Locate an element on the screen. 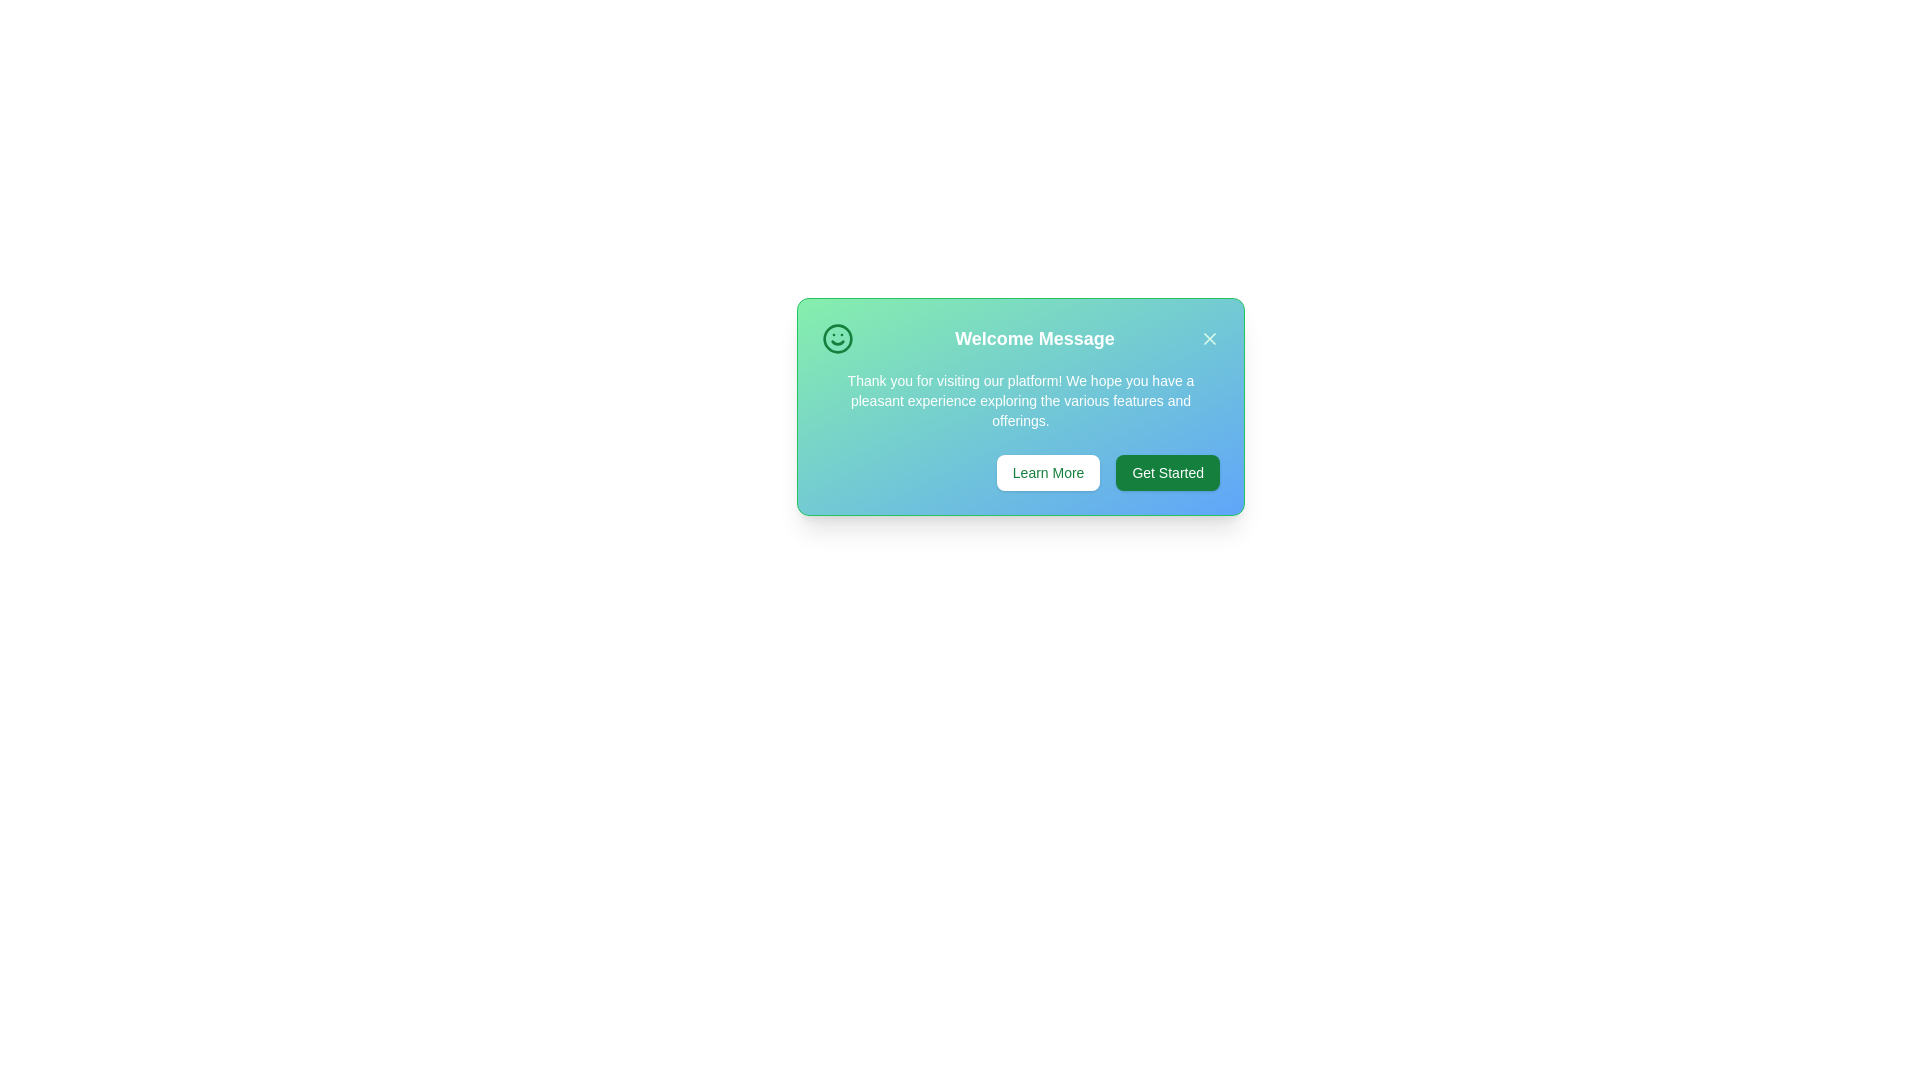 The width and height of the screenshot is (1920, 1080). the 'Get Started' button is located at coordinates (1167, 473).